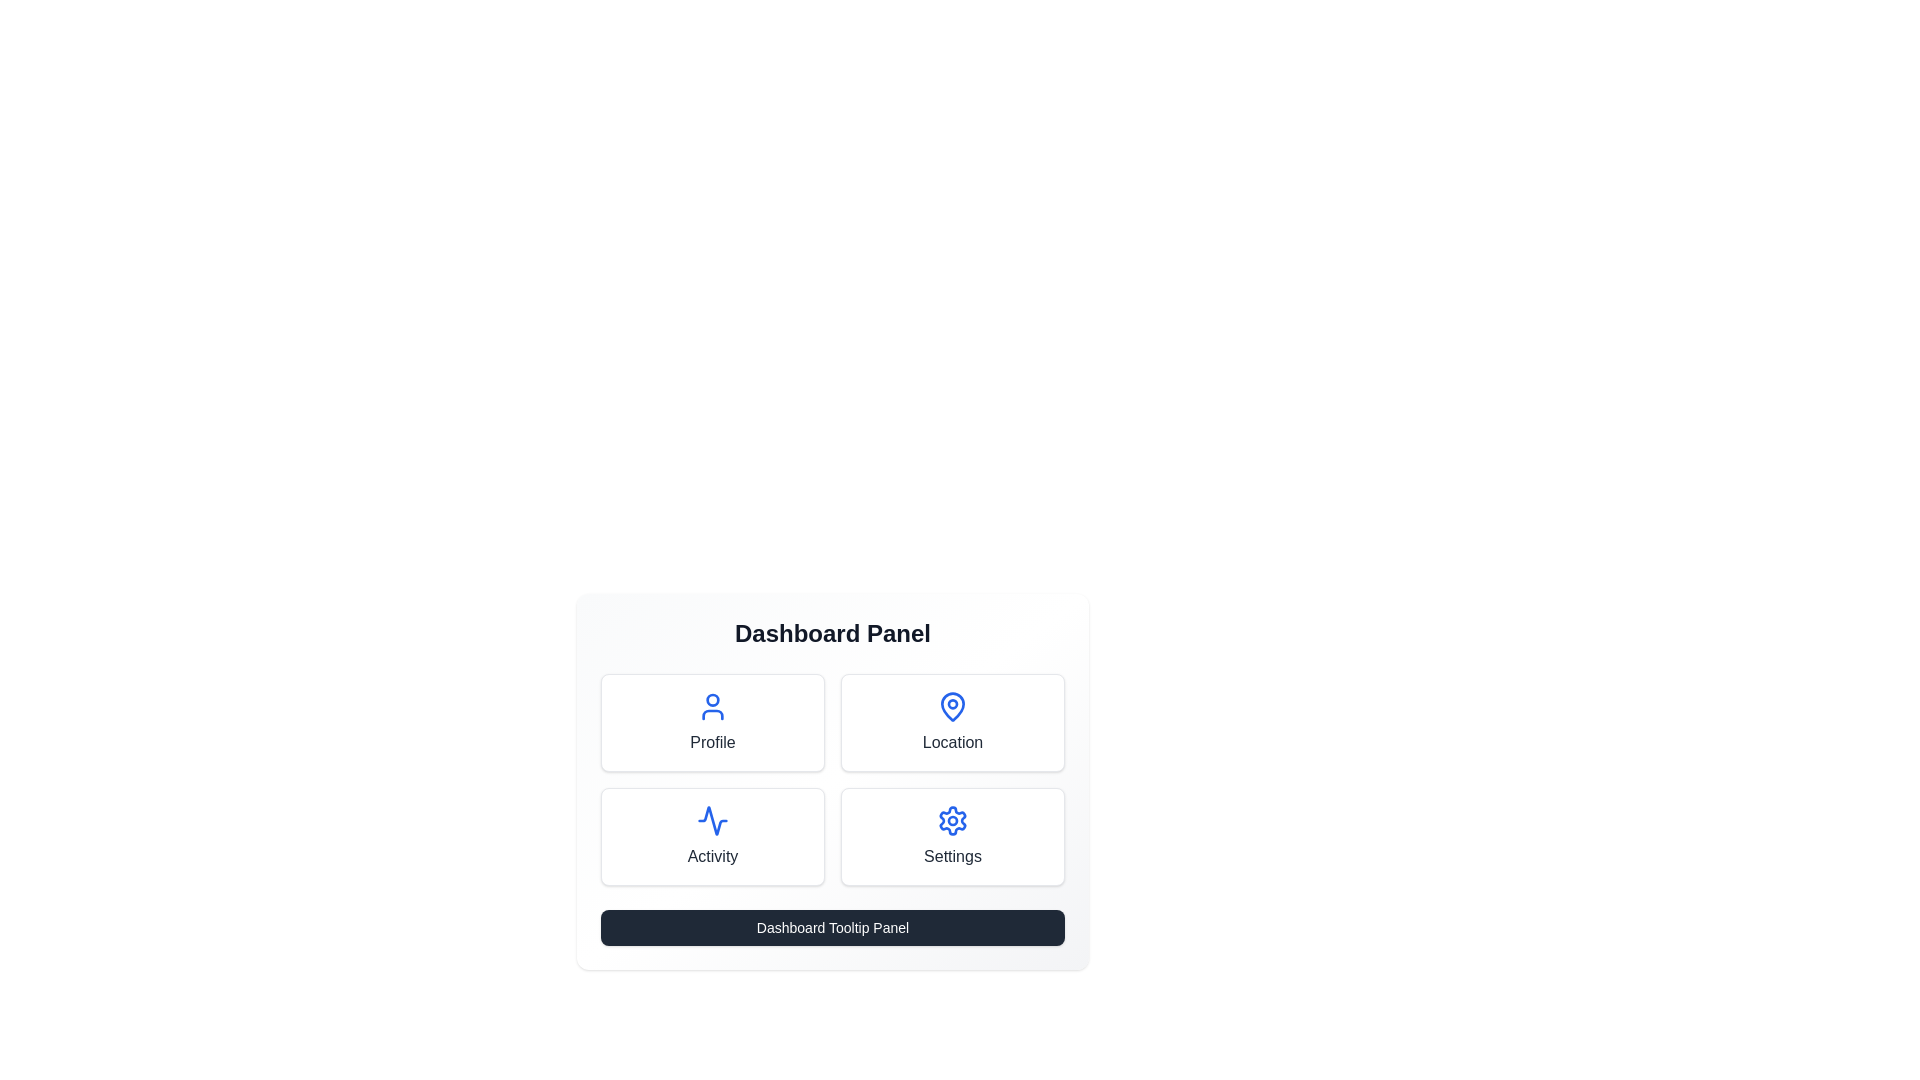 This screenshot has height=1080, width=1920. What do you see at coordinates (713, 722) in the screenshot?
I see `the Profile button, which is a card-style component with a user icon in blue and the text 'Profile', to trigger hover effects` at bounding box center [713, 722].